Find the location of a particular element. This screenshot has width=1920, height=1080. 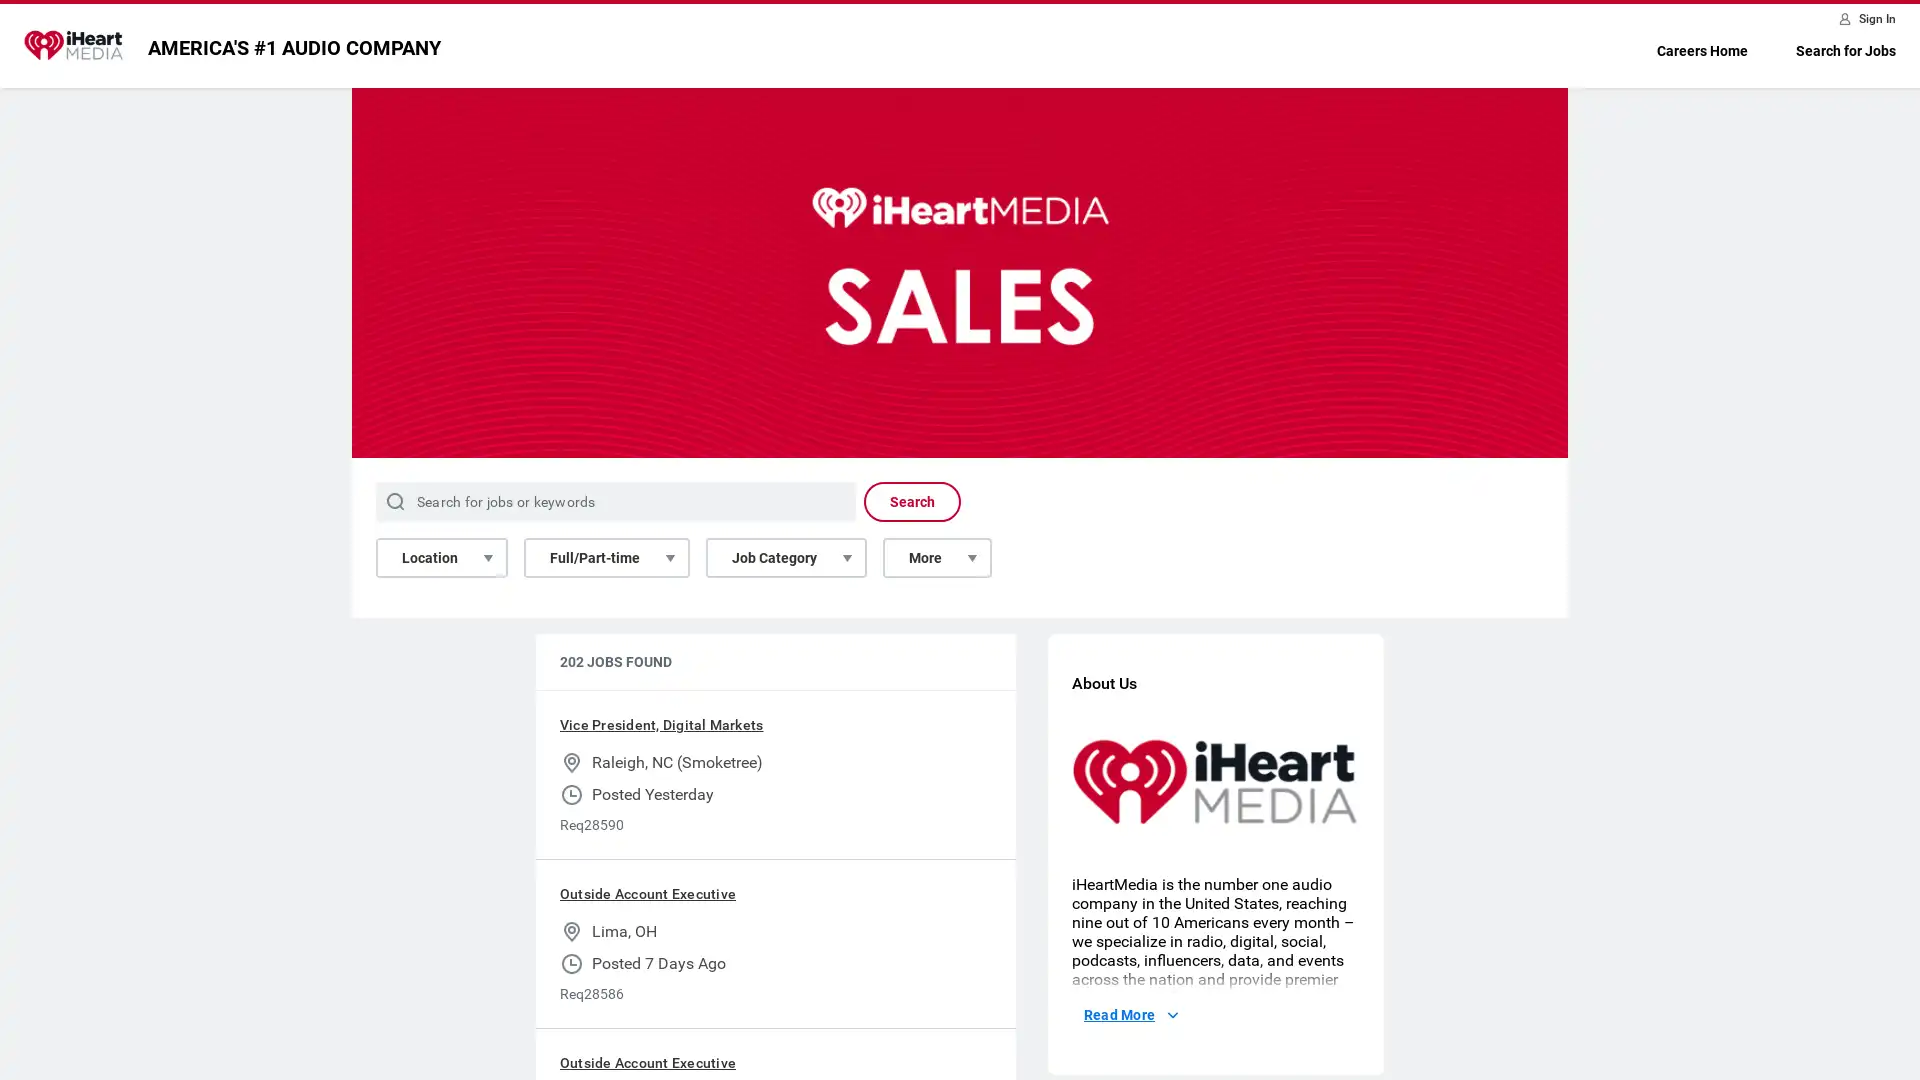

Location is located at coordinates (440, 558).